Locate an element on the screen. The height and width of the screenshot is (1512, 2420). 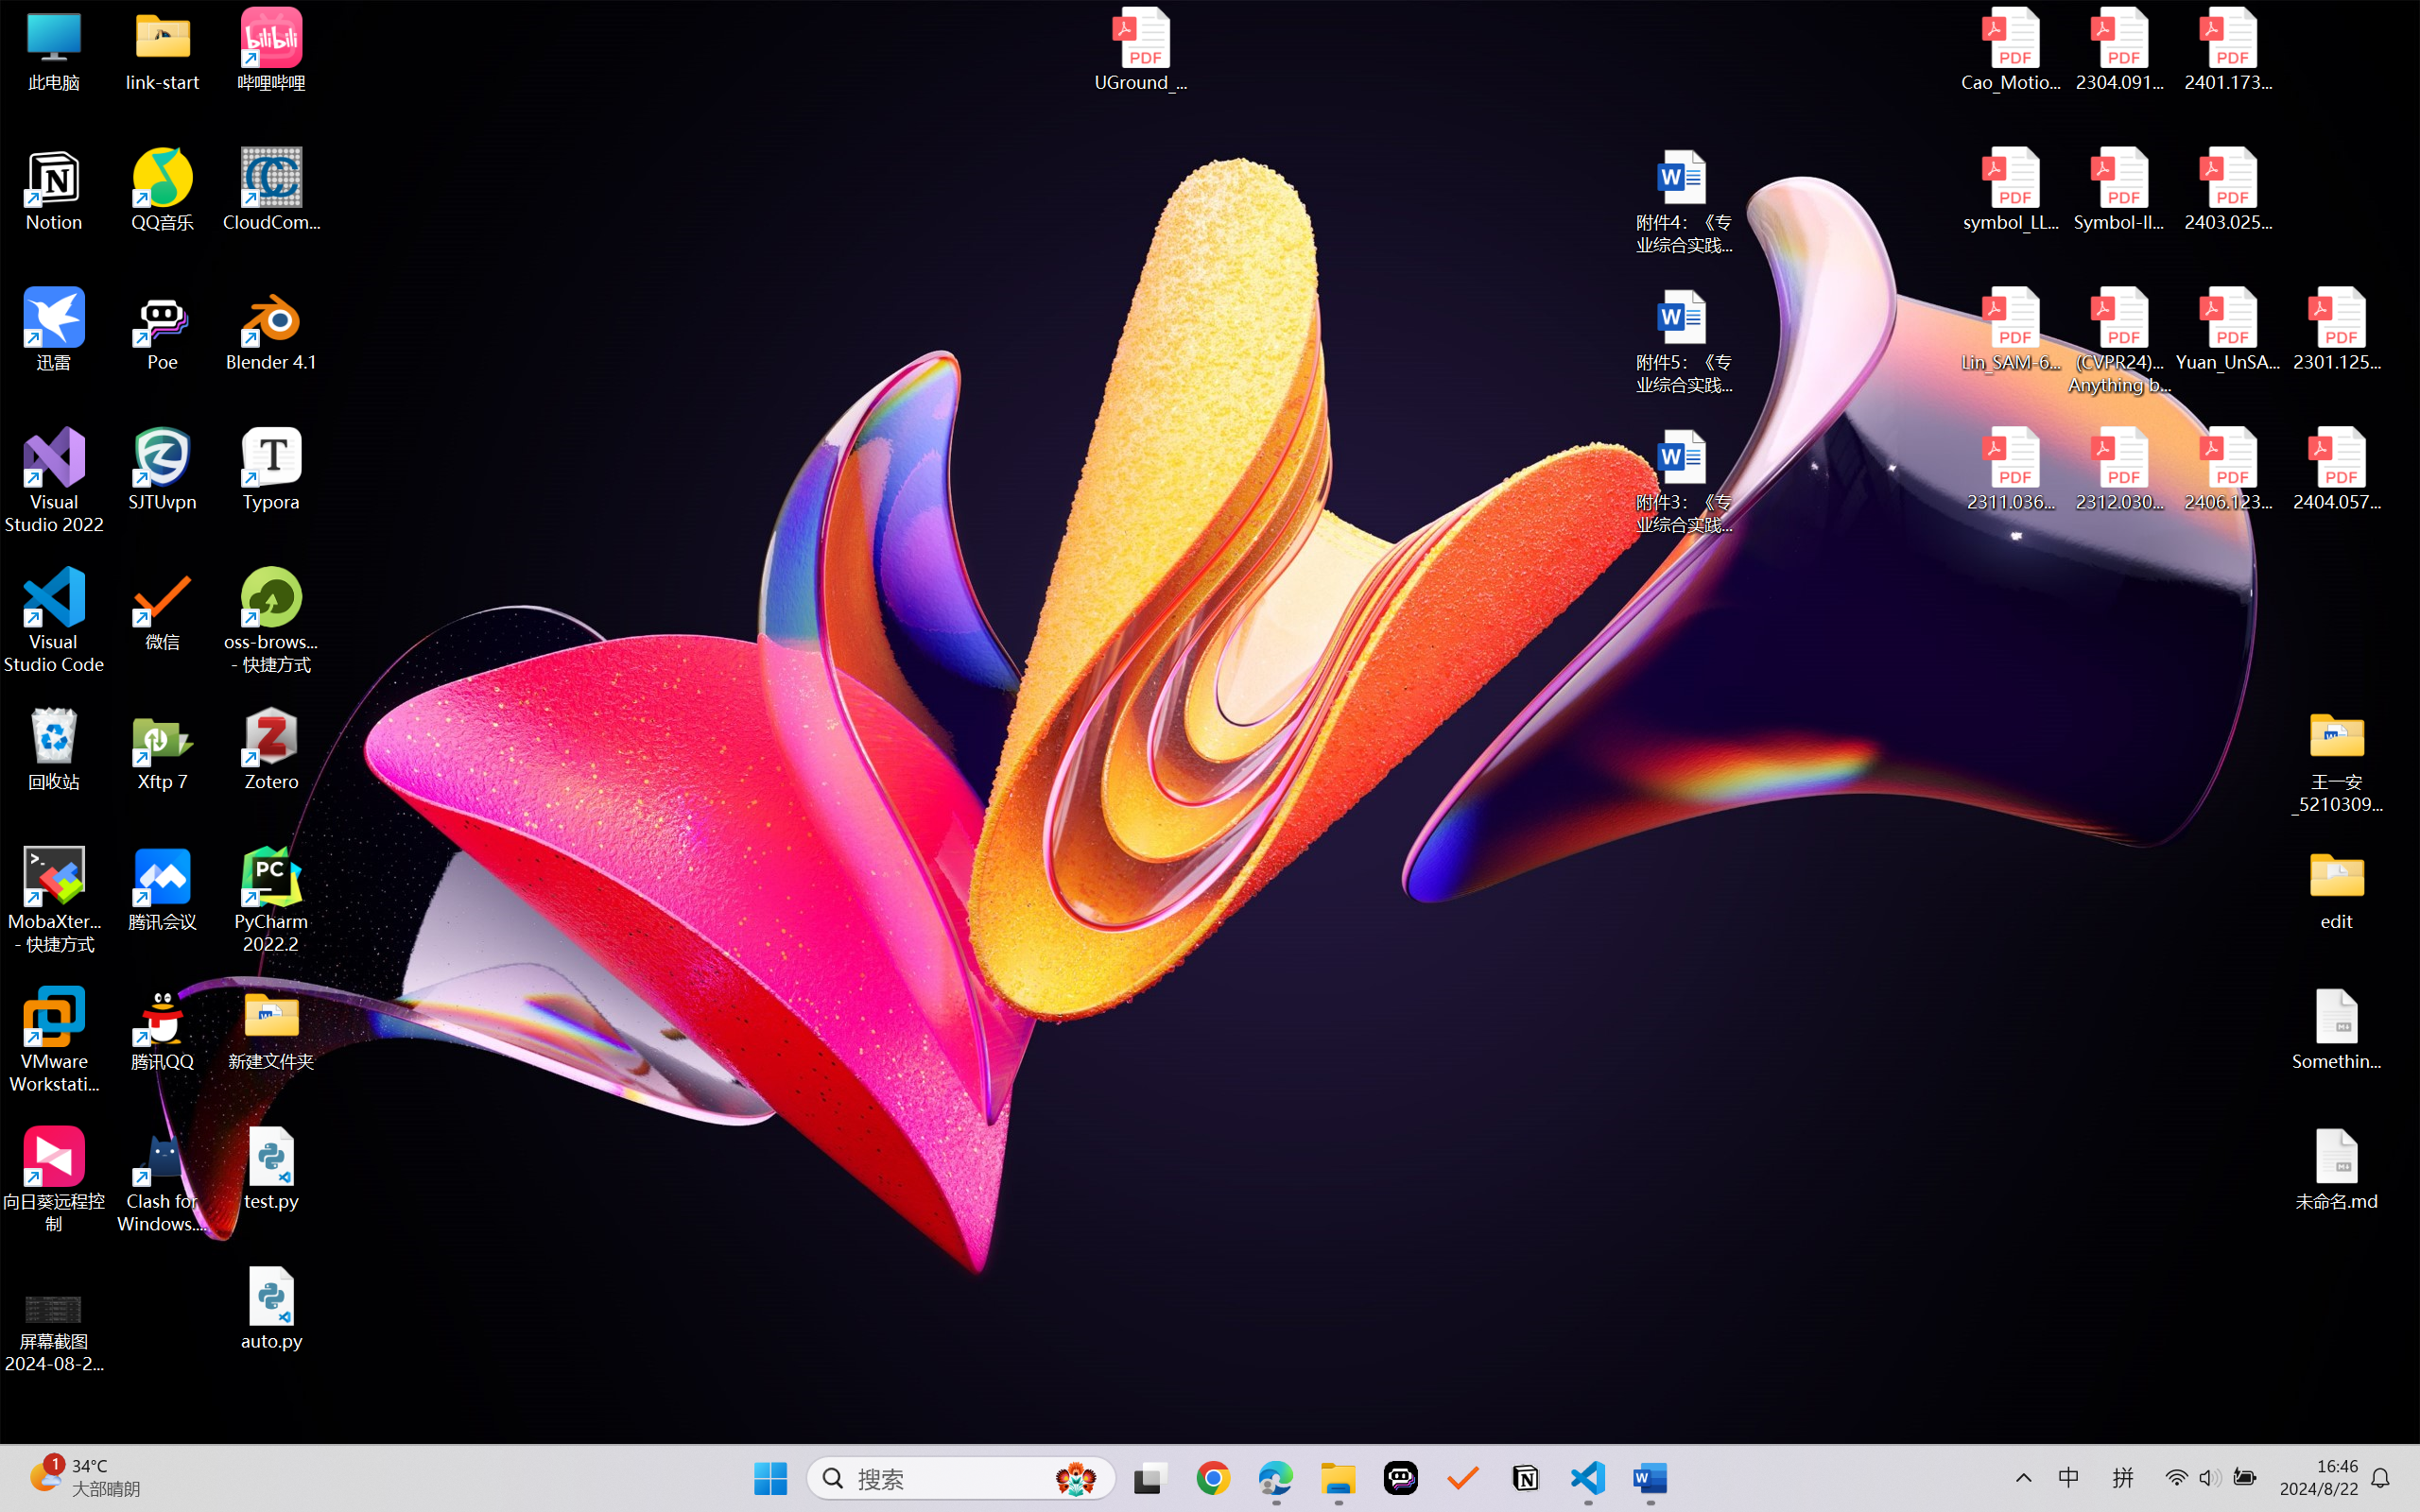
'2406.12373v2.pdf' is located at coordinates (2226, 469).